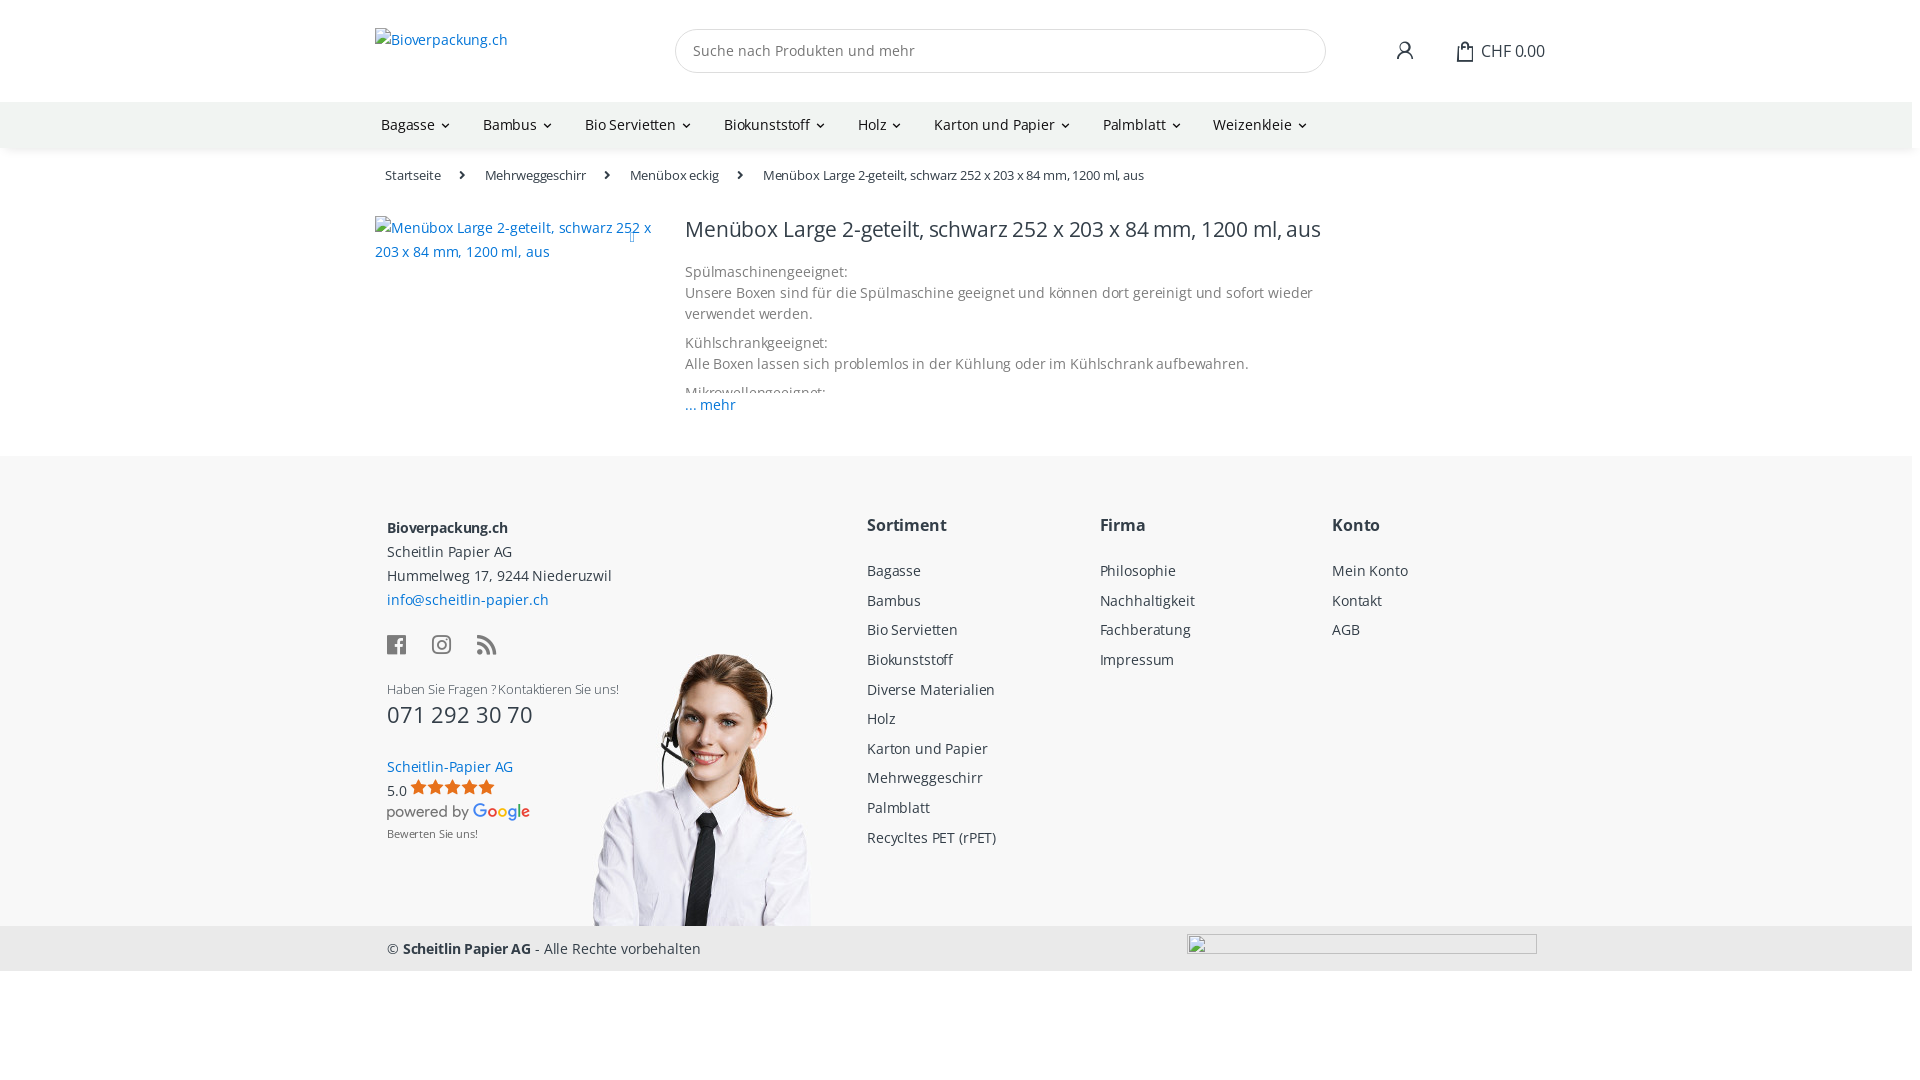 The width and height of the screenshot is (1920, 1080). I want to click on 'Holz', so click(881, 124).